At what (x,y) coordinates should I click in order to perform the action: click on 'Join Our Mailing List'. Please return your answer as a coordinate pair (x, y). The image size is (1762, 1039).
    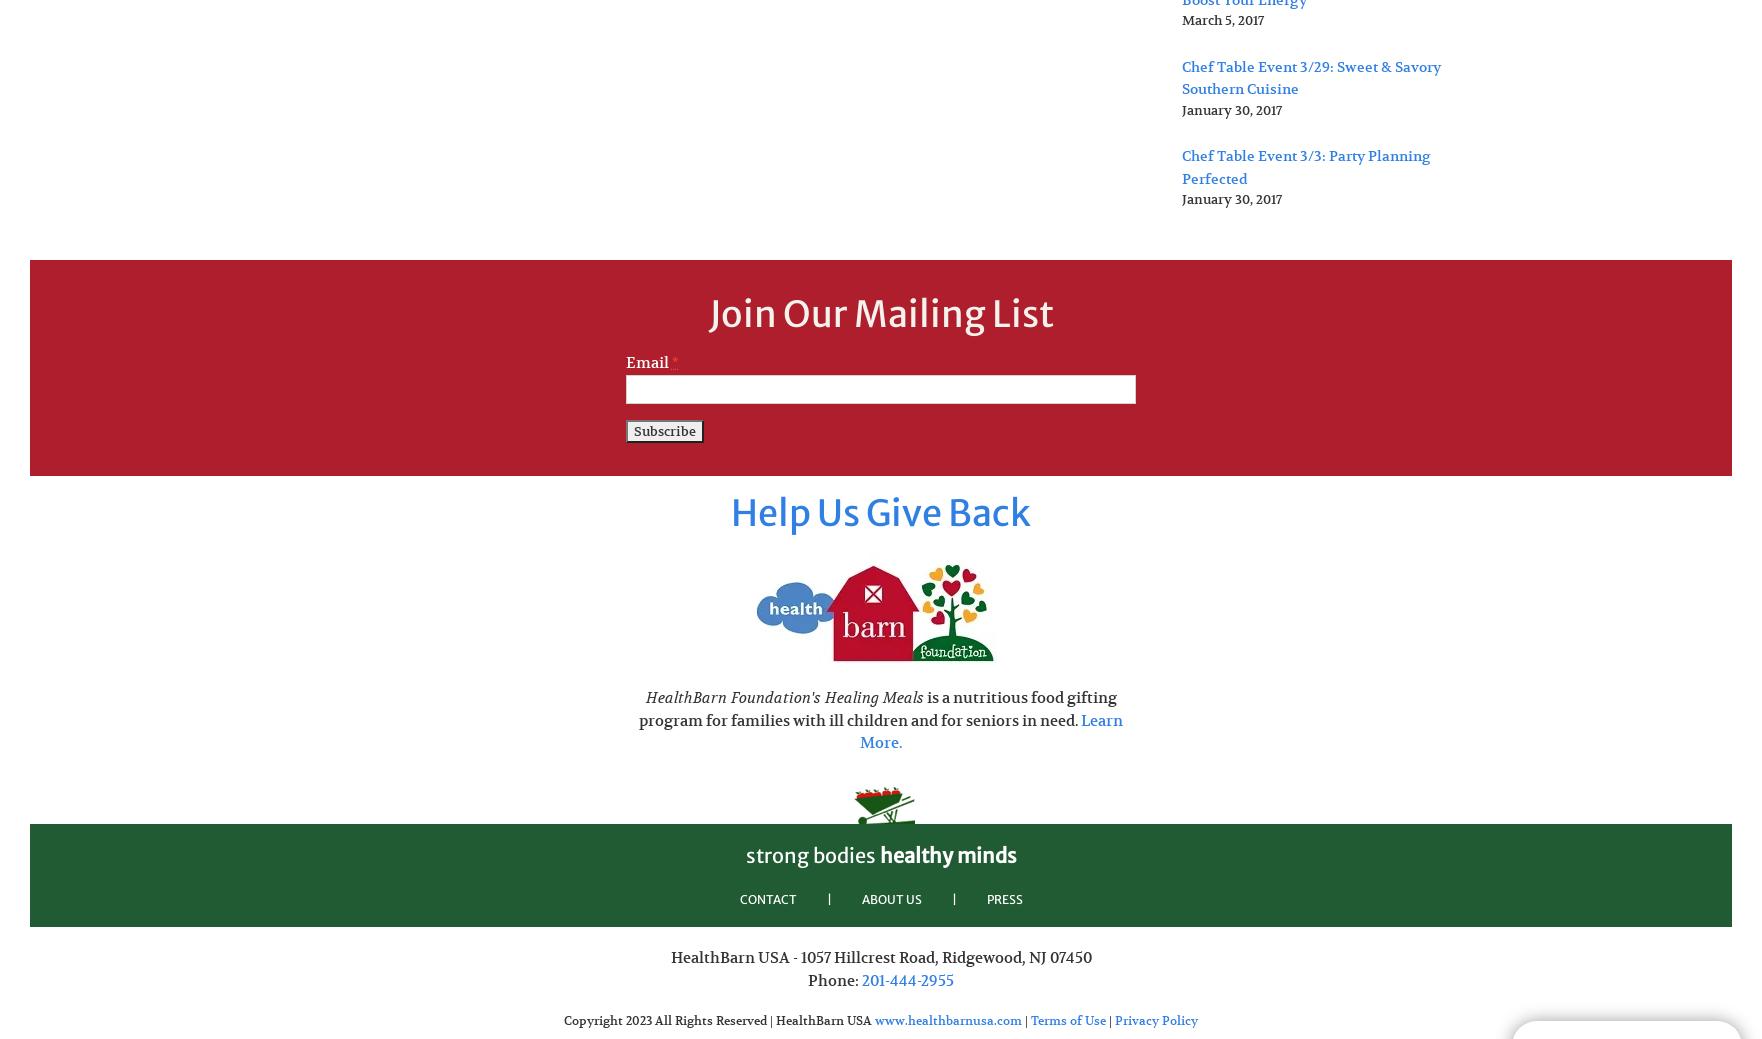
    Looking at the image, I should click on (879, 313).